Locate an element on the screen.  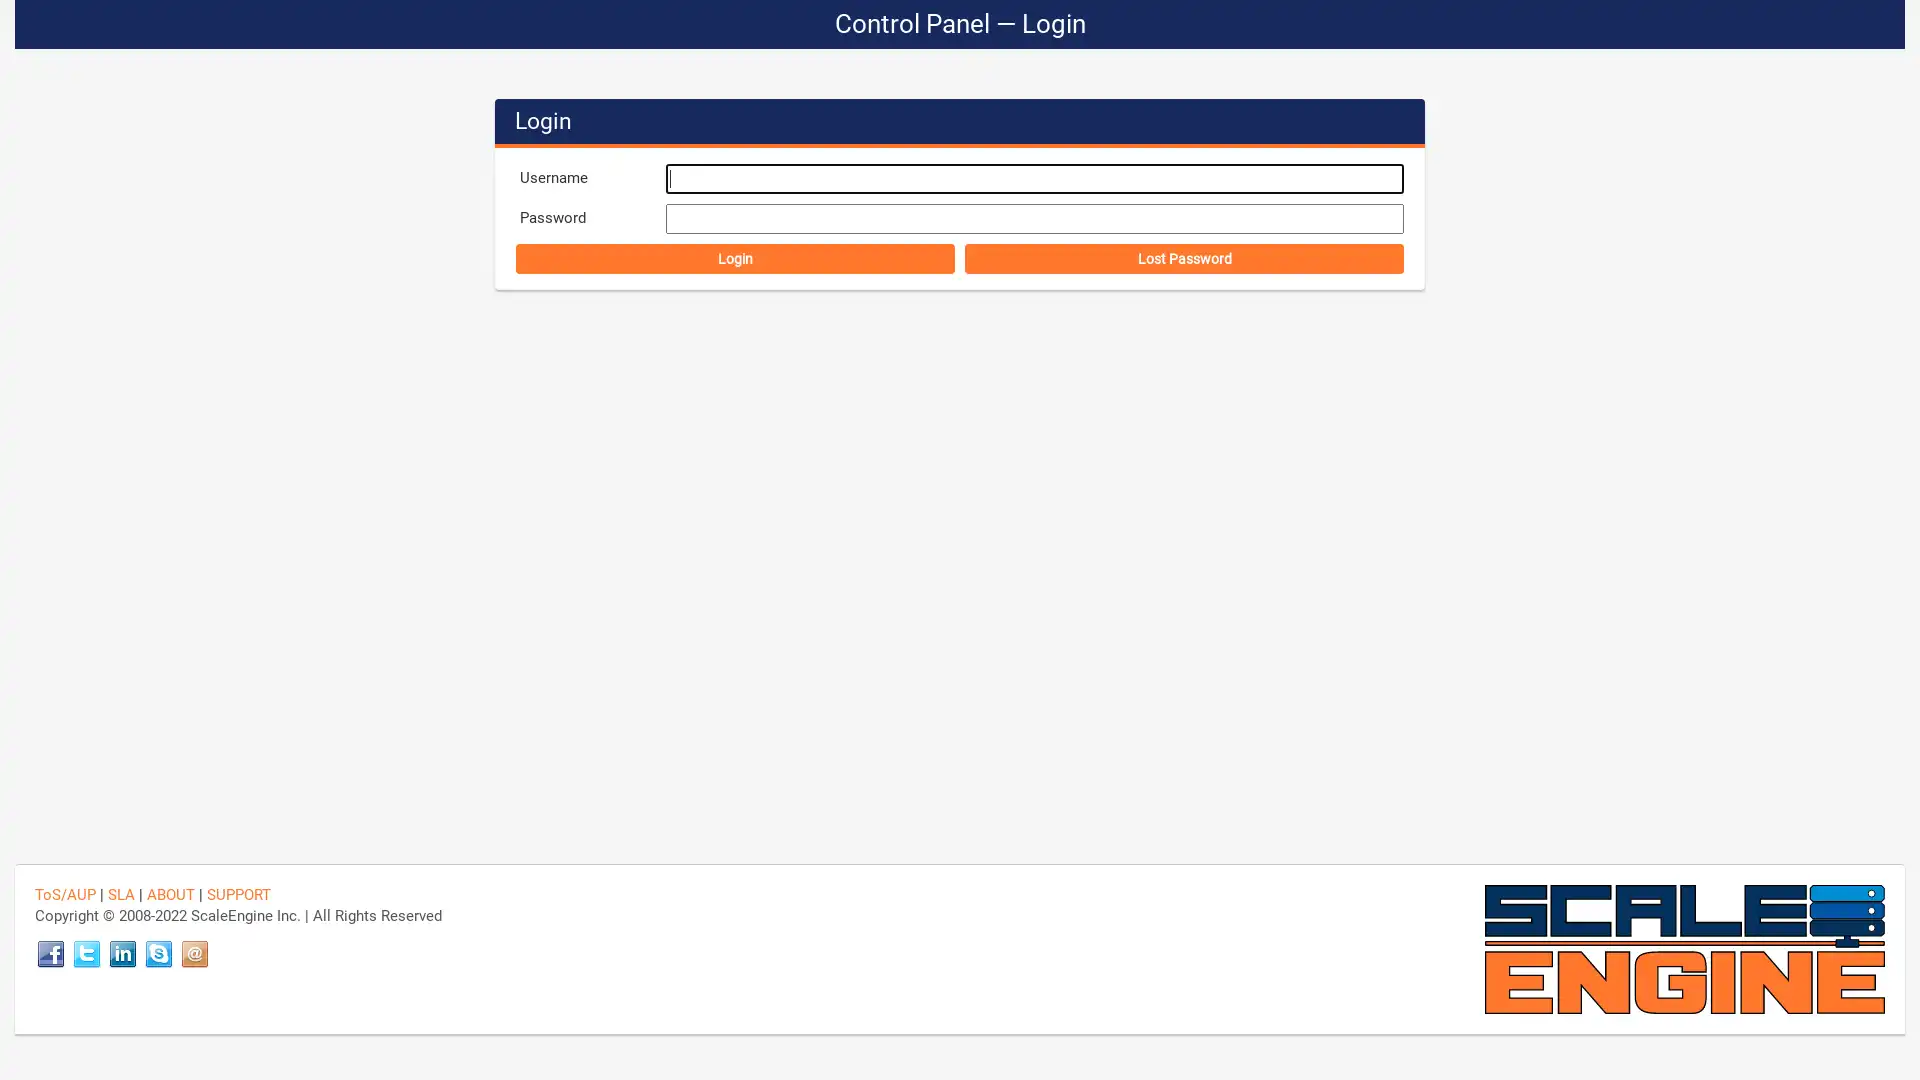
Login is located at coordinates (734, 257).